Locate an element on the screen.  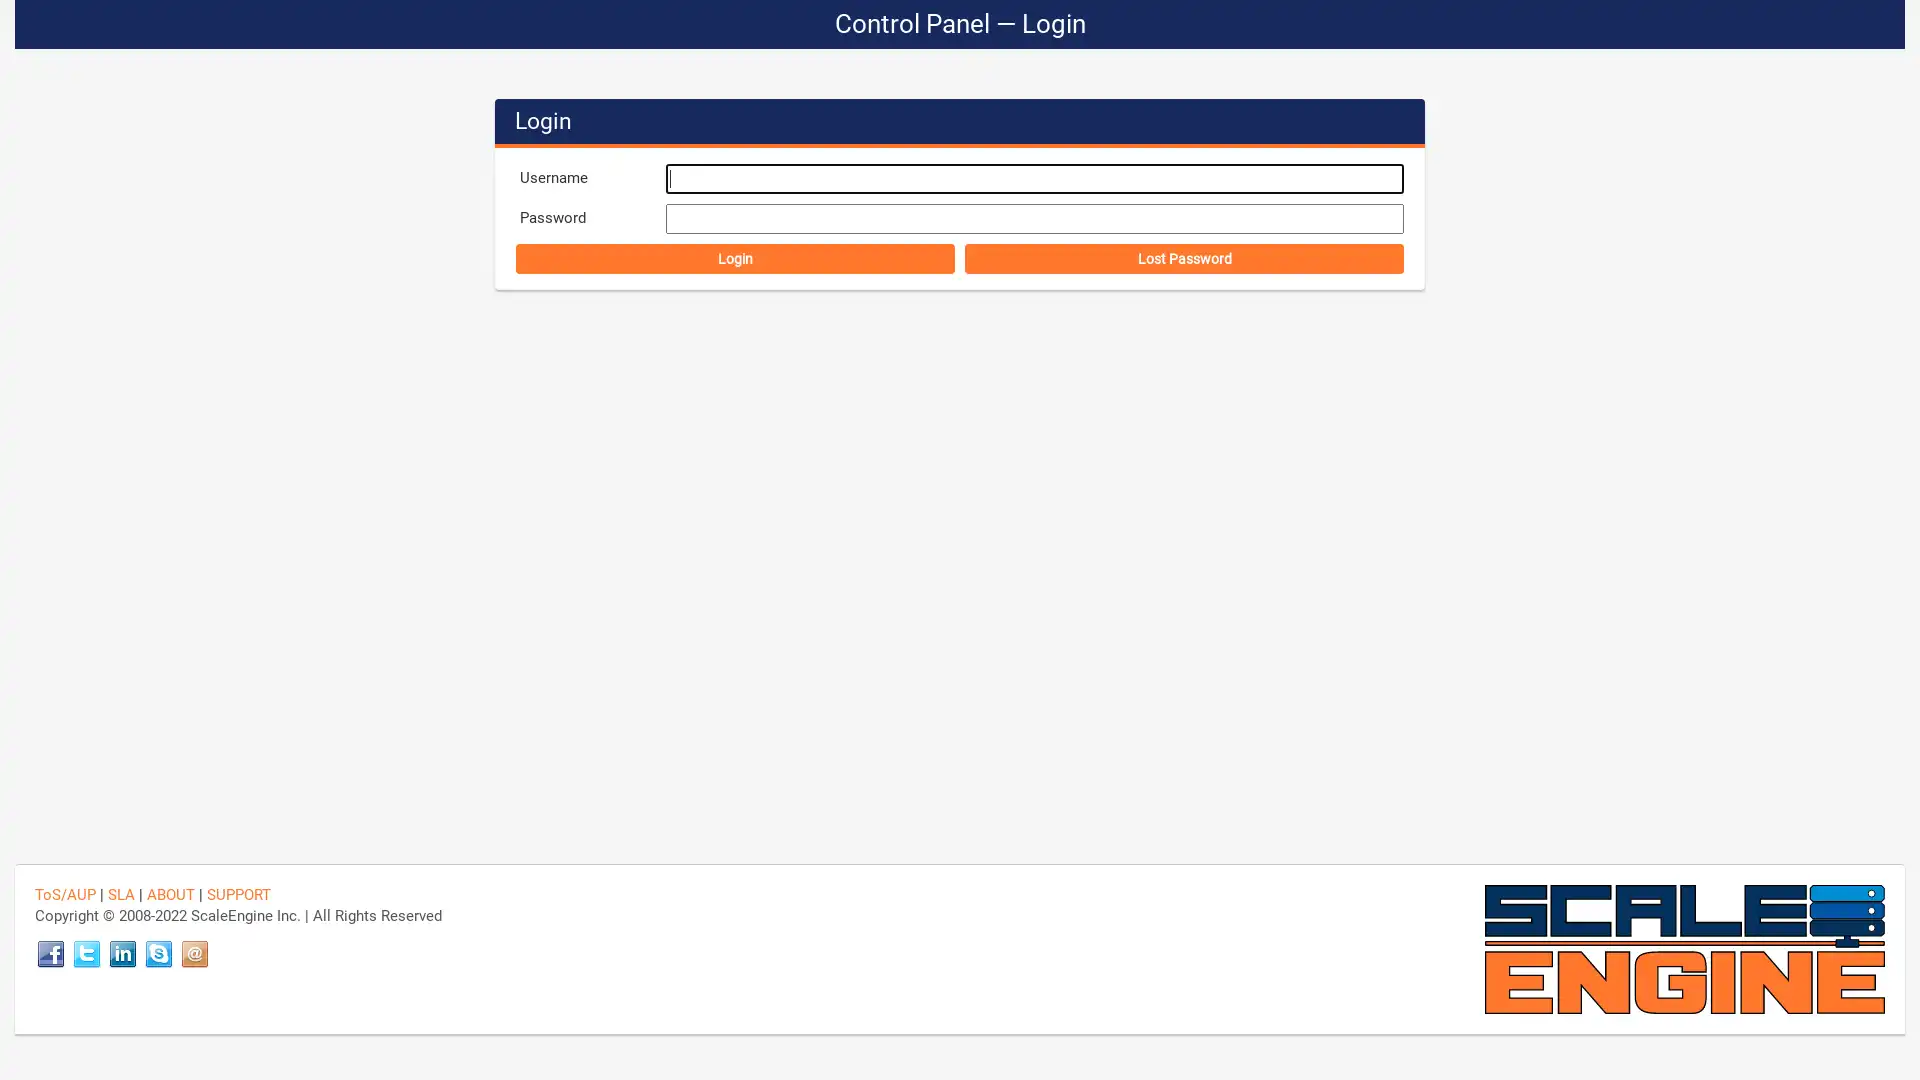
Login is located at coordinates (734, 257).